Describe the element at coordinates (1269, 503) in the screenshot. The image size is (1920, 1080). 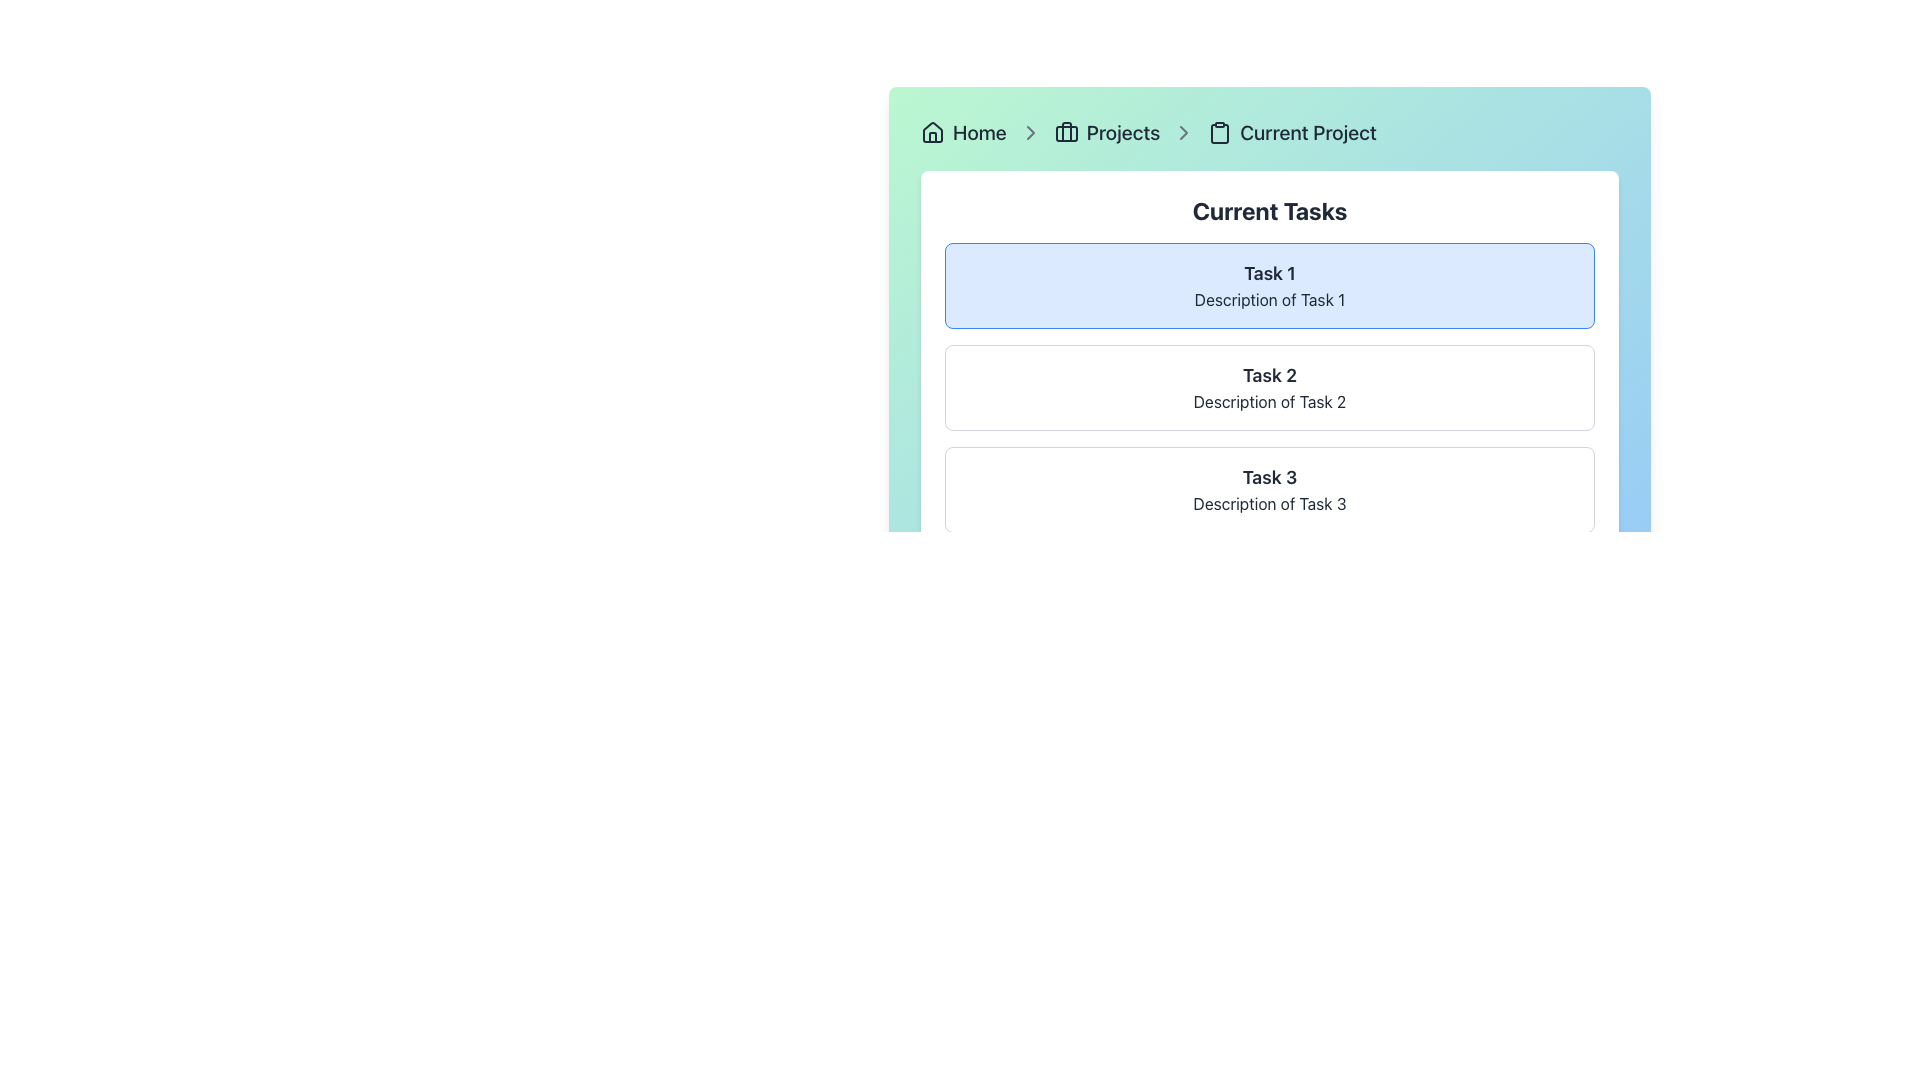
I see `the static text element labeled 'Description of Task 3', which provides additional information about the task, positioned beneath 'Task 3'` at that location.